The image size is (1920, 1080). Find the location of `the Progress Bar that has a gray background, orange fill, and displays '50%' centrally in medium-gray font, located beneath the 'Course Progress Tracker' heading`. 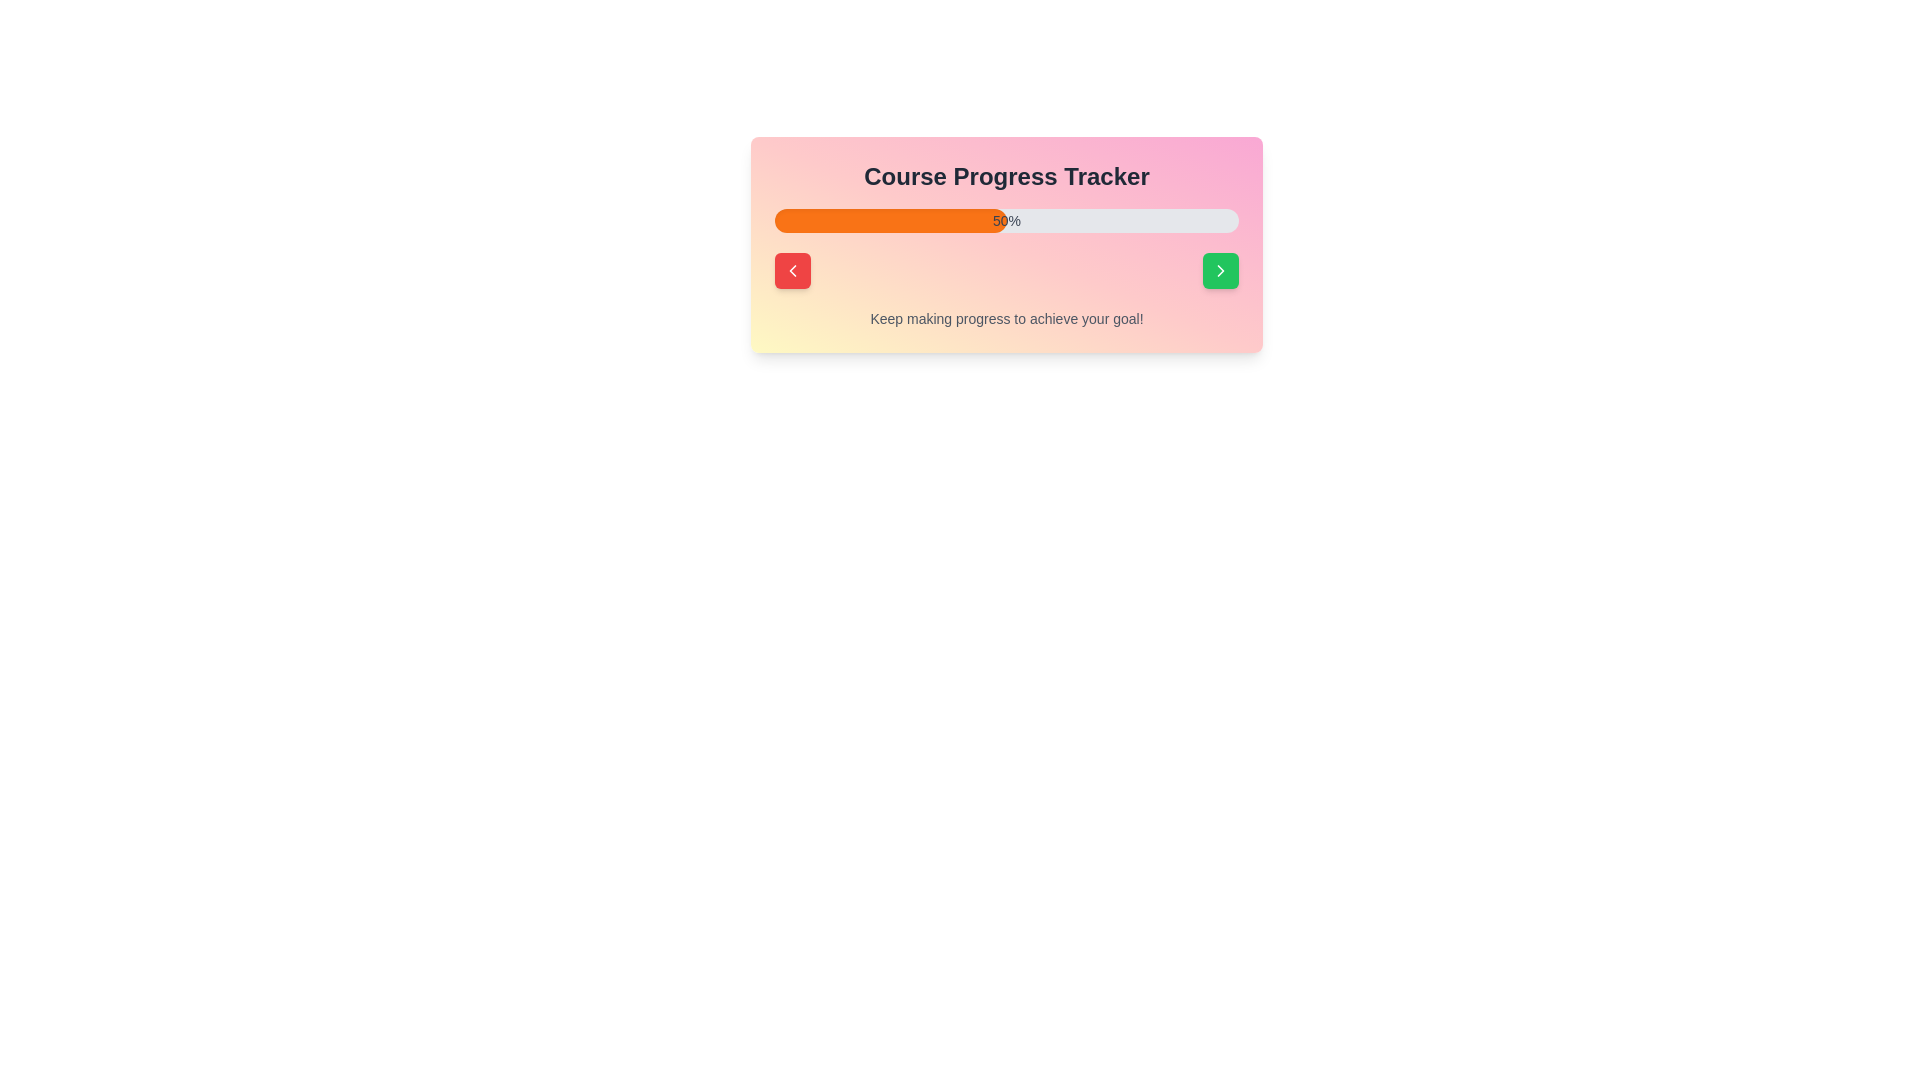

the Progress Bar that has a gray background, orange fill, and displays '50%' centrally in medium-gray font, located beneath the 'Course Progress Tracker' heading is located at coordinates (1007, 220).